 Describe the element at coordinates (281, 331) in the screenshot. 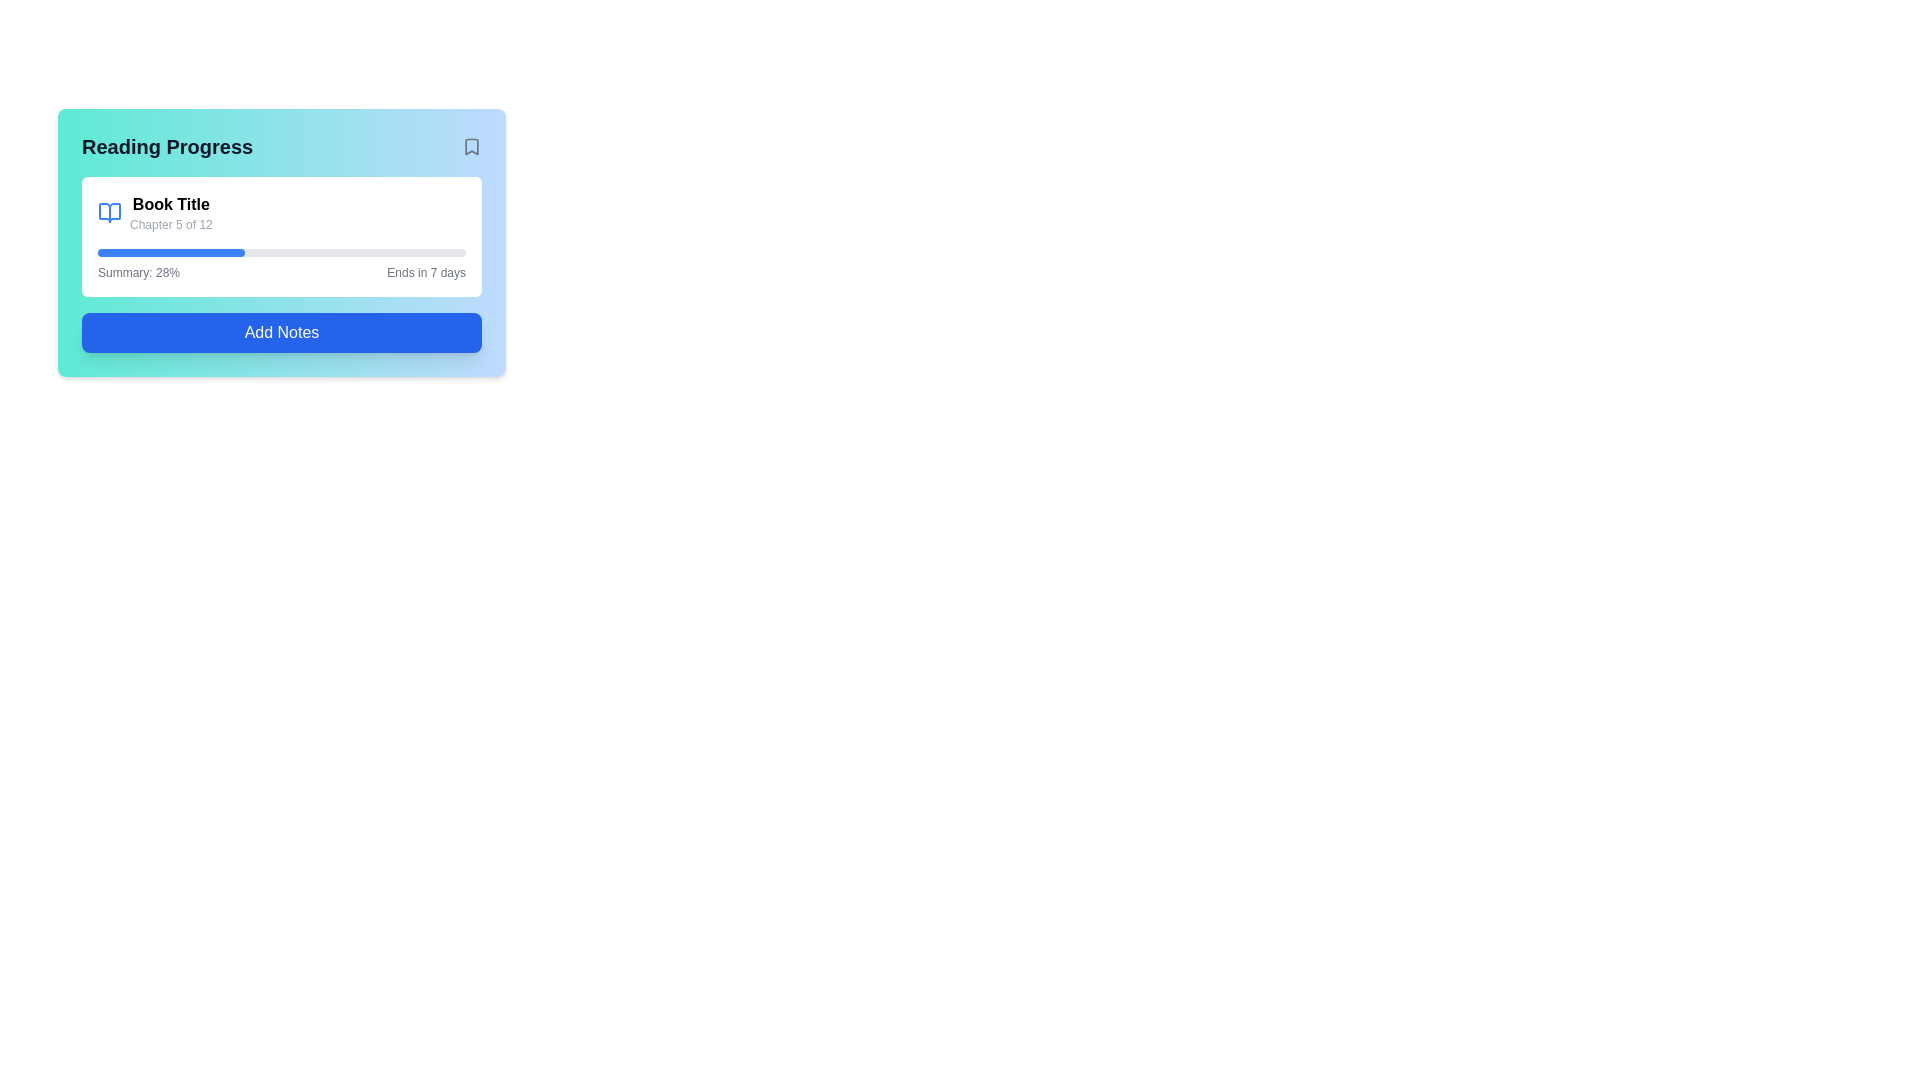

I see `the button located at the bottom of the card interface` at that location.